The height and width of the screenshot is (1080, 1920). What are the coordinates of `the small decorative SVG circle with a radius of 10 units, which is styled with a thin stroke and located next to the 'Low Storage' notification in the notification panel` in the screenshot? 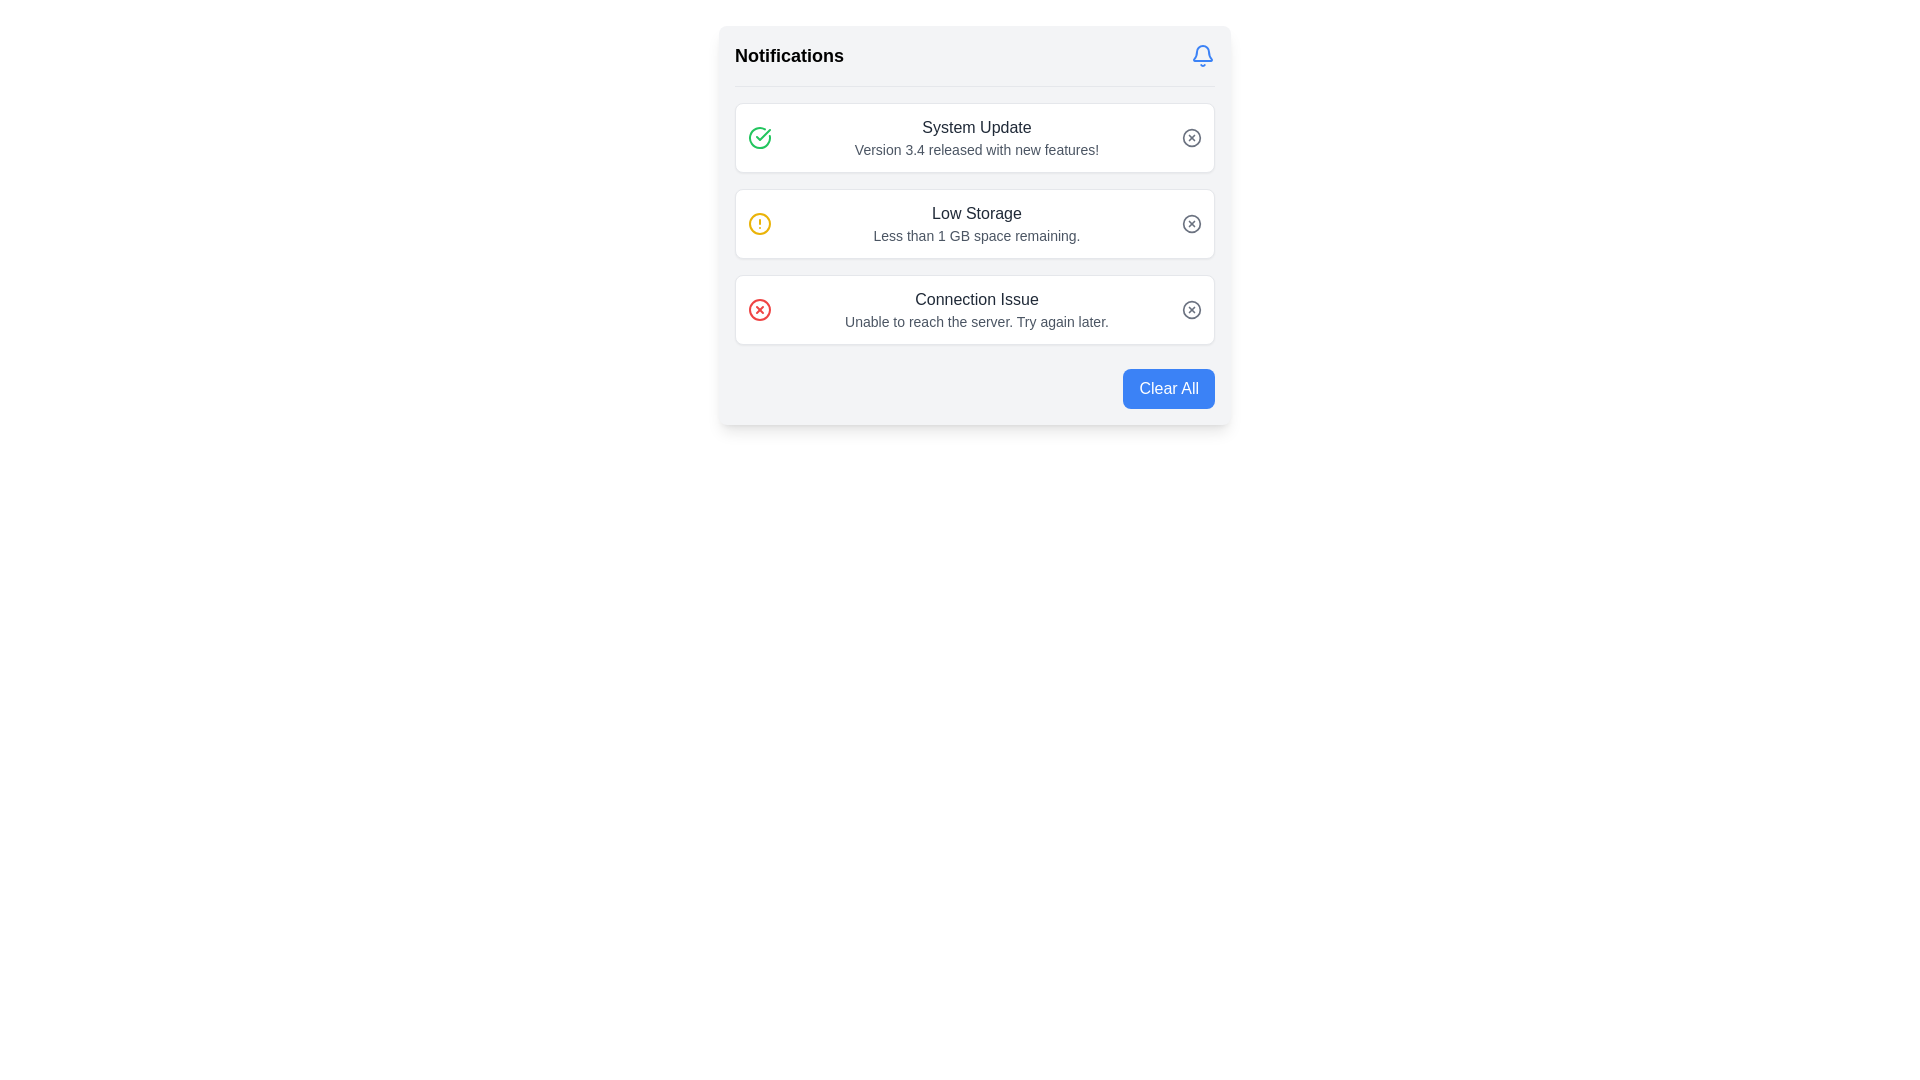 It's located at (1191, 223).